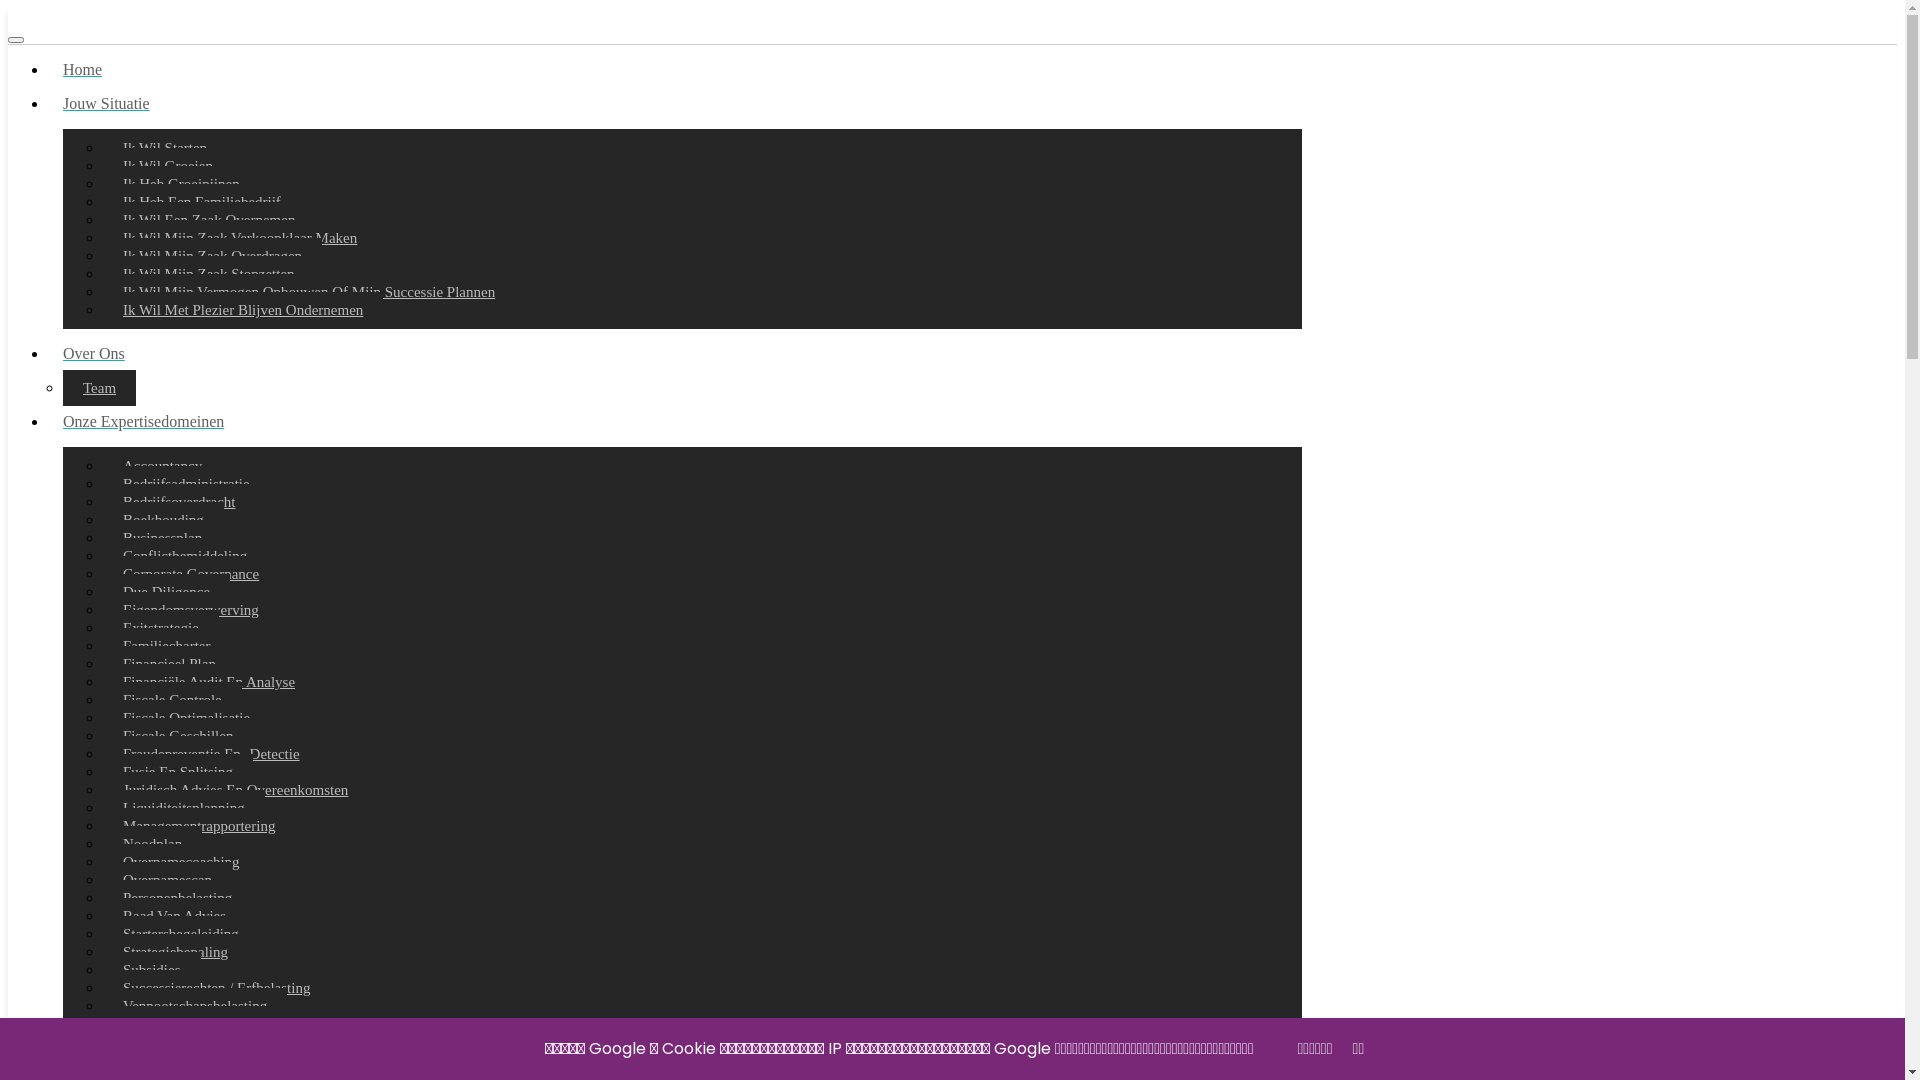 Image resolution: width=1920 pixels, height=1080 pixels. I want to click on 'Overnamecoaching', so click(181, 860).